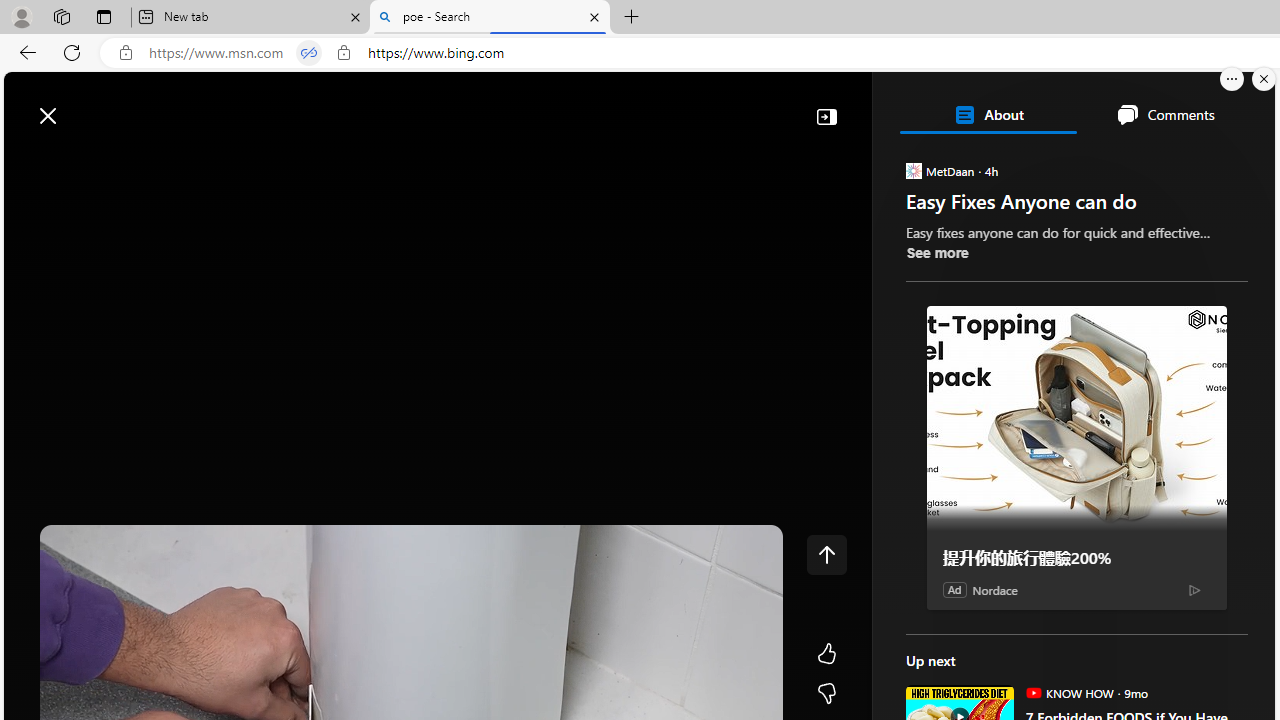 Image resolution: width=1280 pixels, height=720 pixels. Describe the element at coordinates (912, 169) in the screenshot. I see `'MetDaan'` at that location.